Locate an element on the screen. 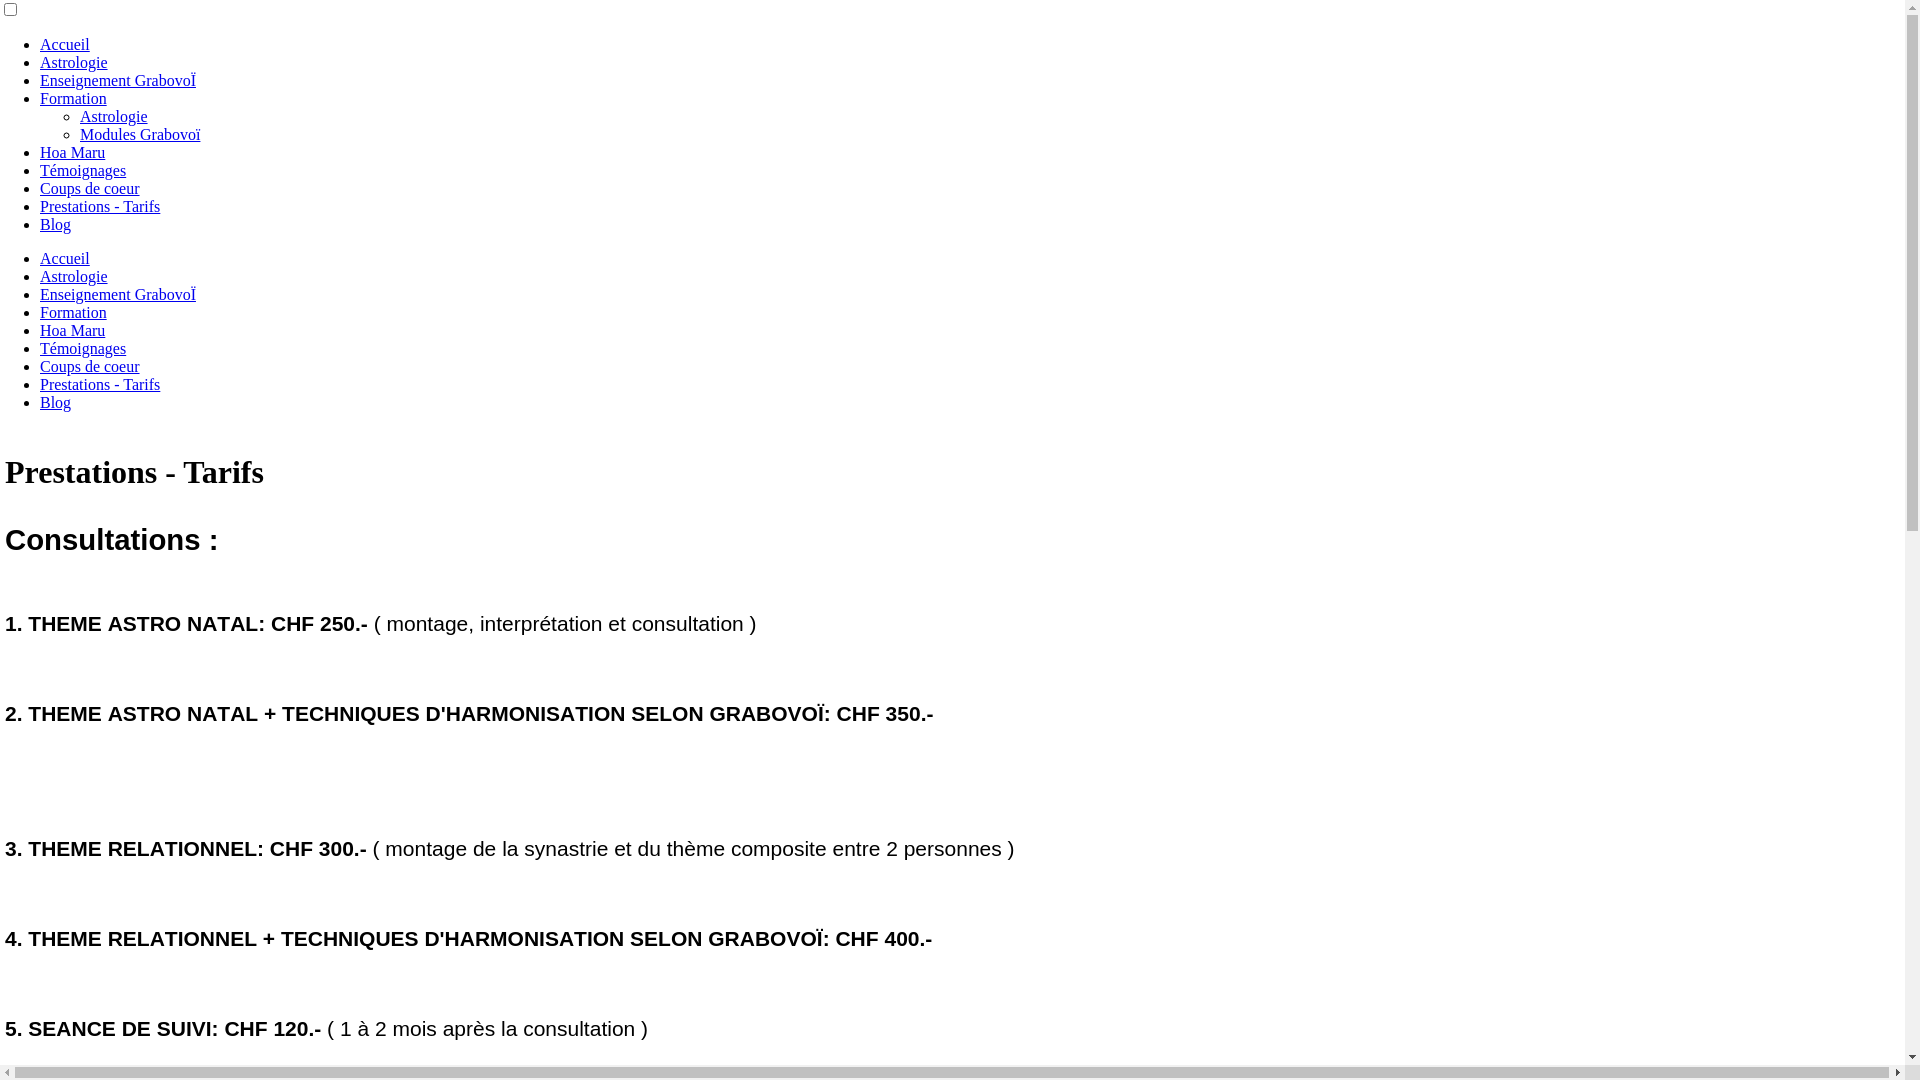  'Formation' is located at coordinates (73, 312).